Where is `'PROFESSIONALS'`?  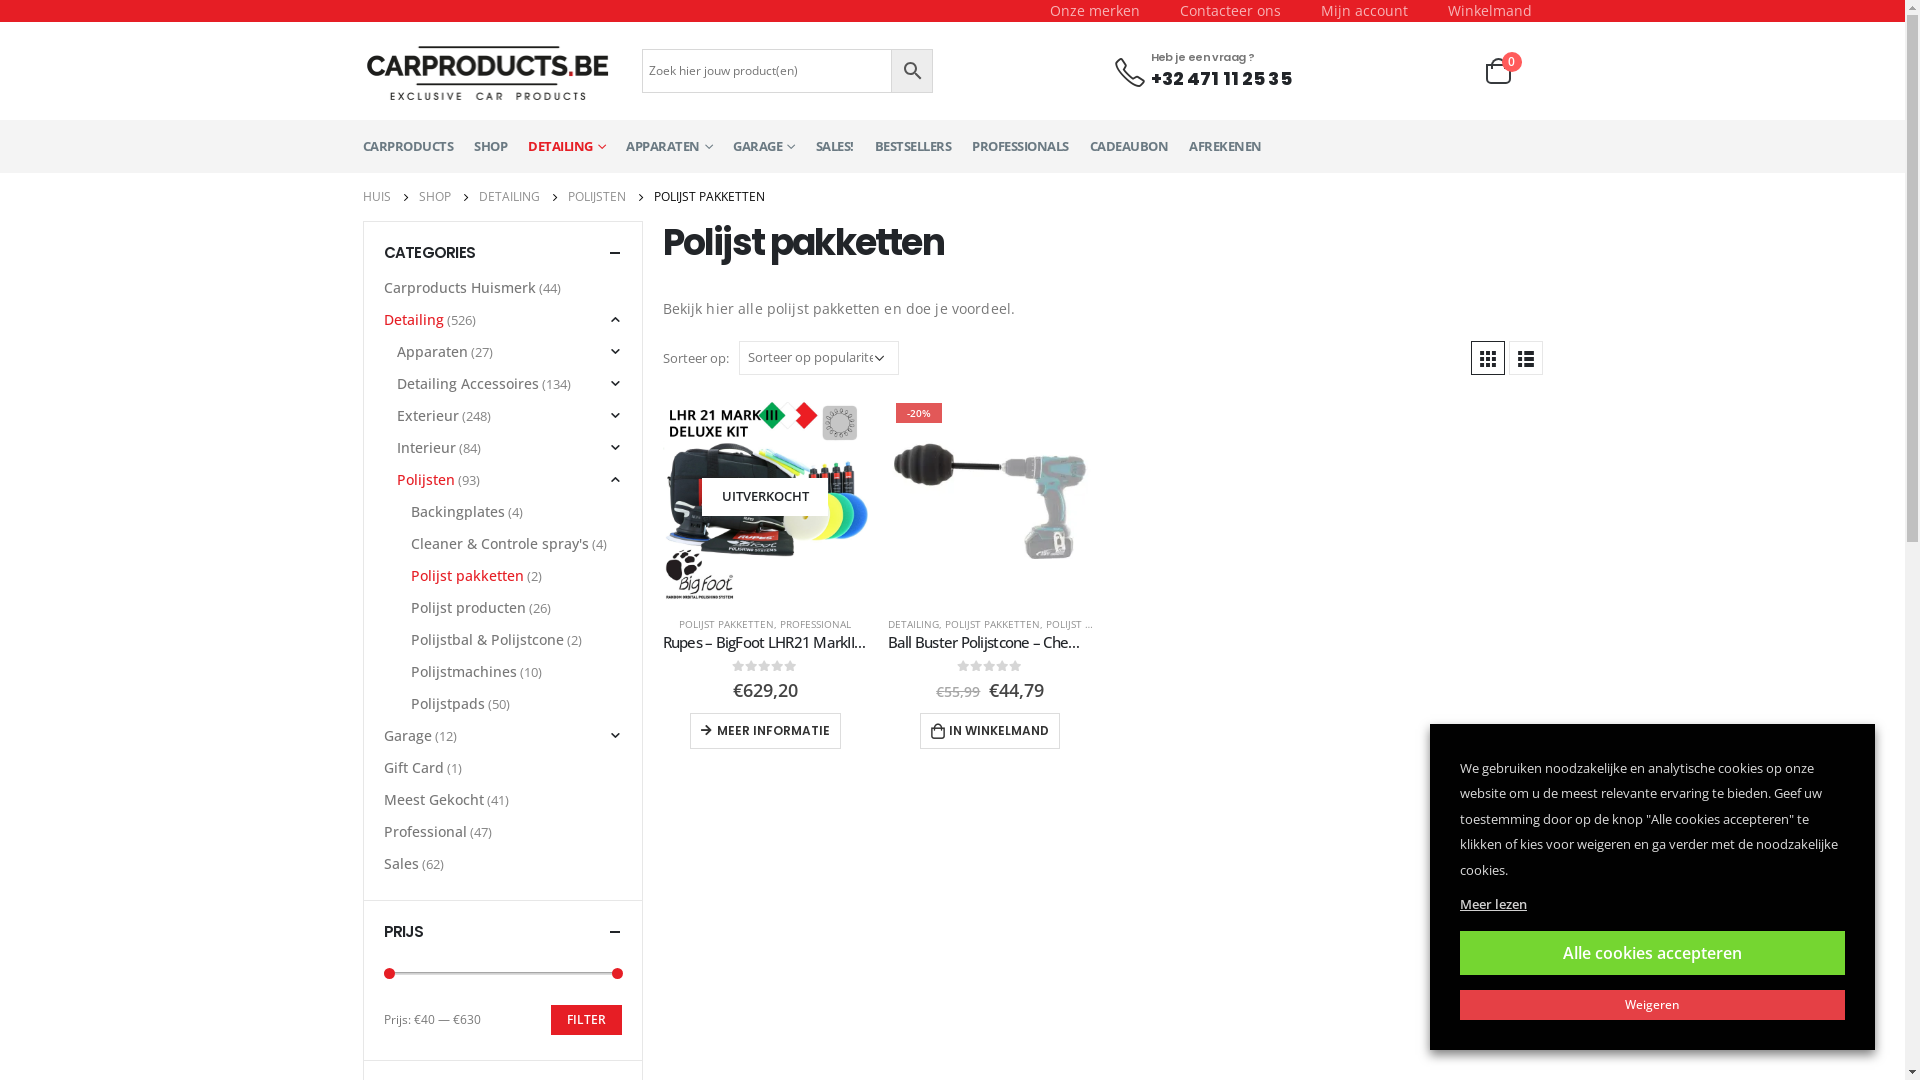
'PROFESSIONALS' is located at coordinates (1020, 145).